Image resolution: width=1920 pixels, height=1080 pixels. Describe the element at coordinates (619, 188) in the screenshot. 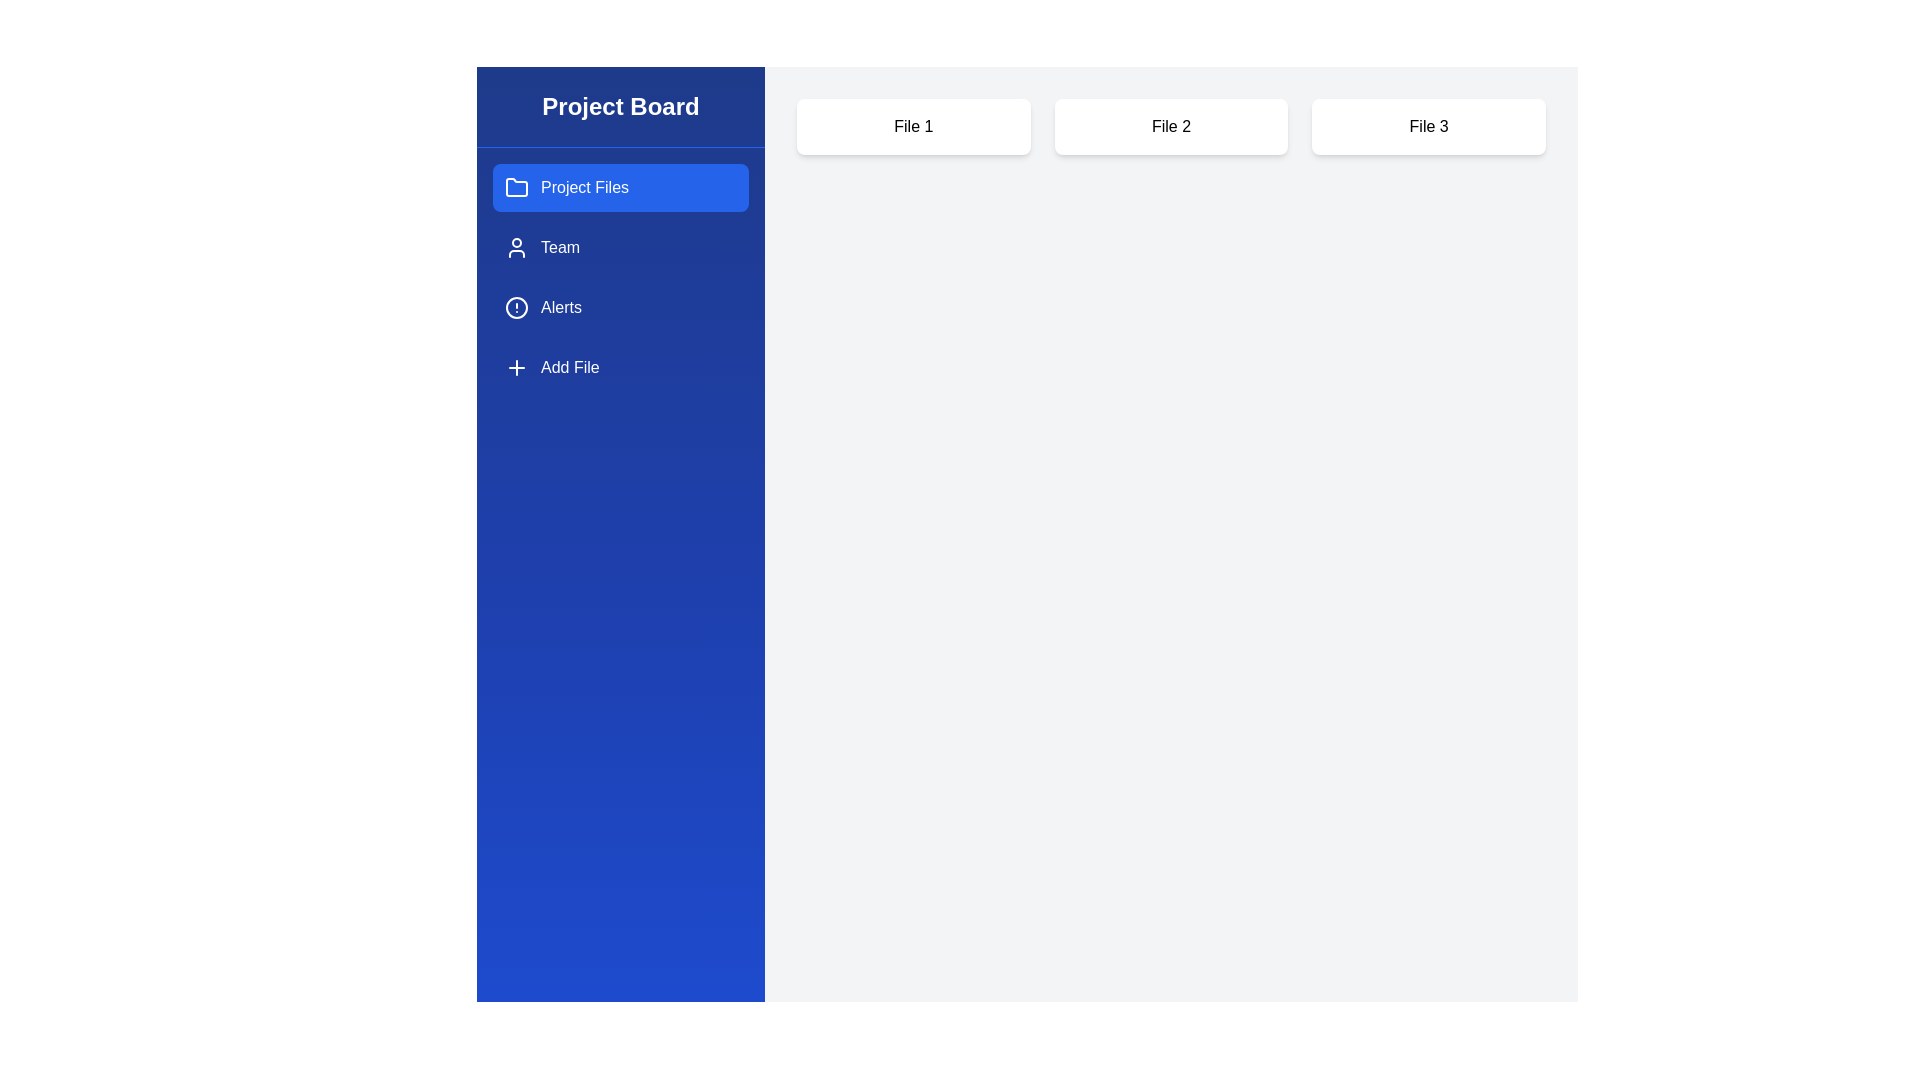

I see `the 'Project Files' navigation button located at the top of the vertical navigation menu` at that location.